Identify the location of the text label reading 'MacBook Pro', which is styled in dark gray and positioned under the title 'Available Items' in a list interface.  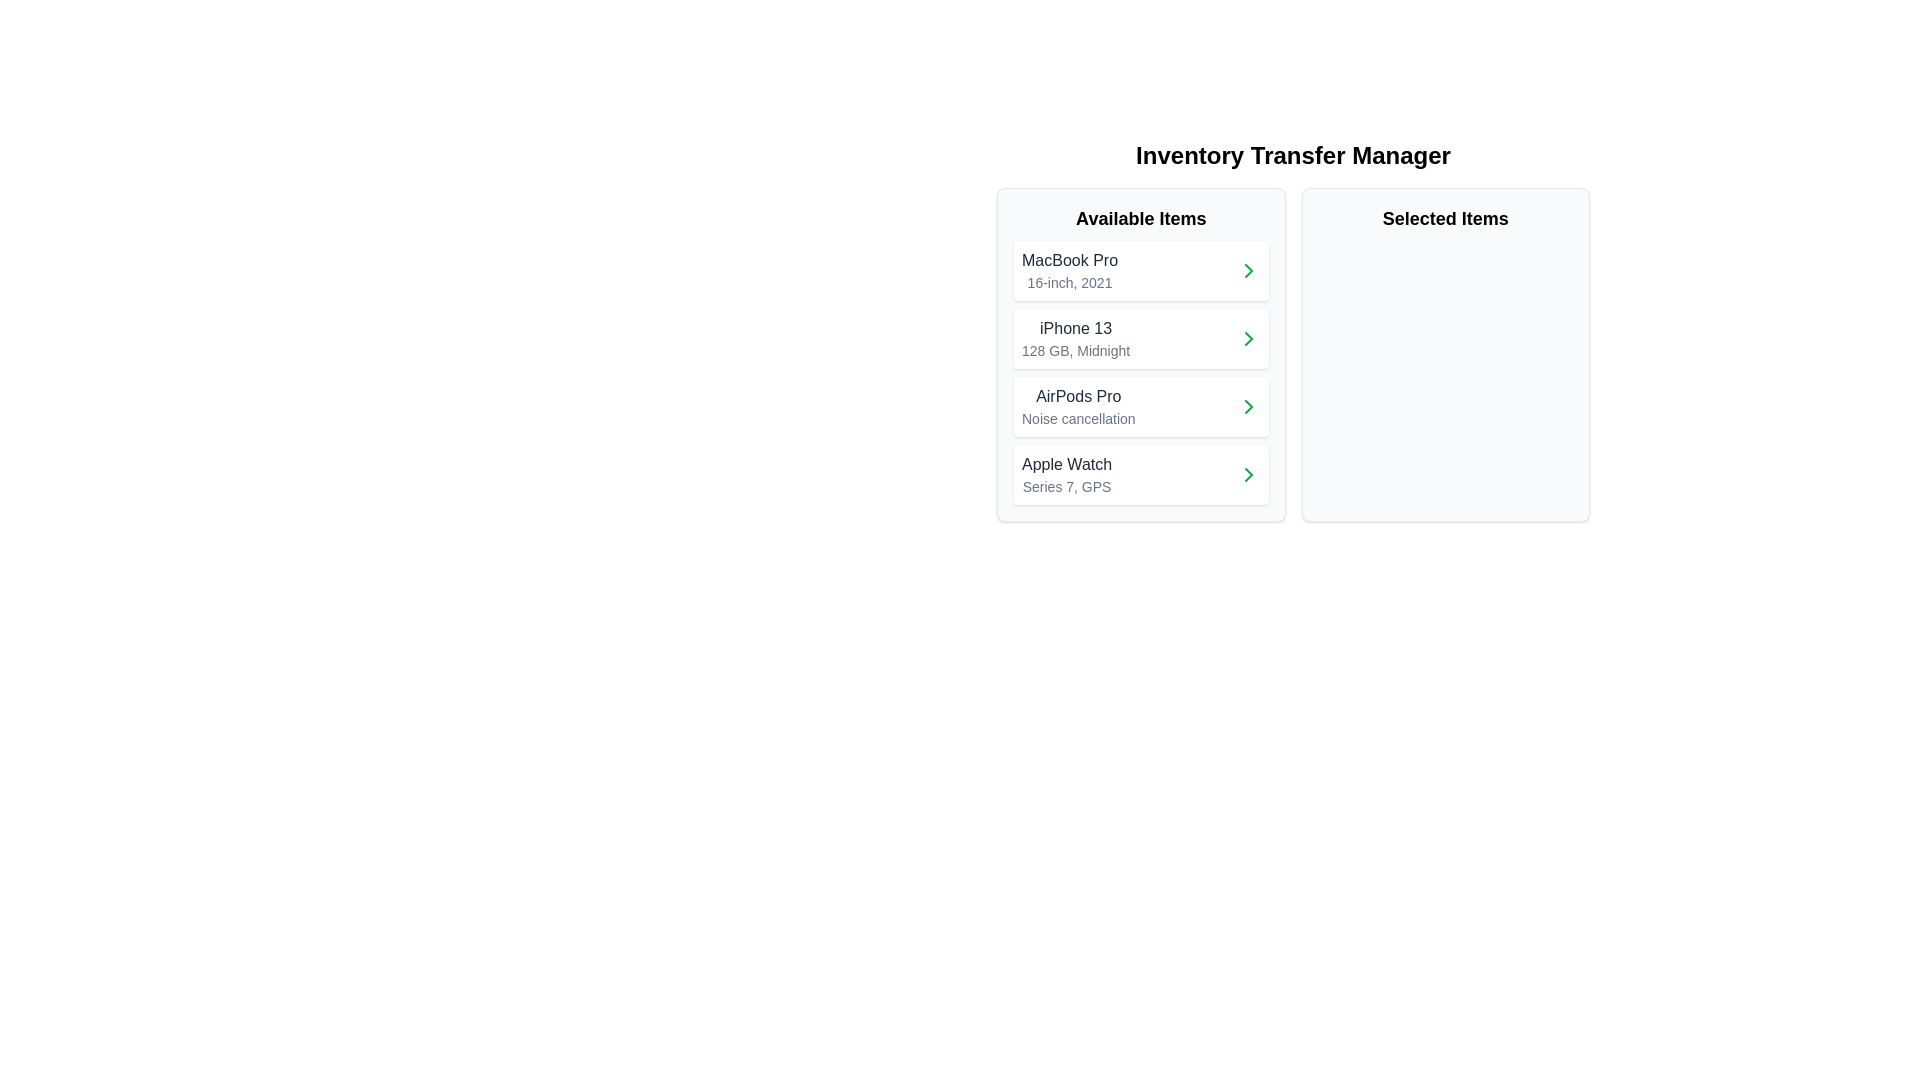
(1069, 260).